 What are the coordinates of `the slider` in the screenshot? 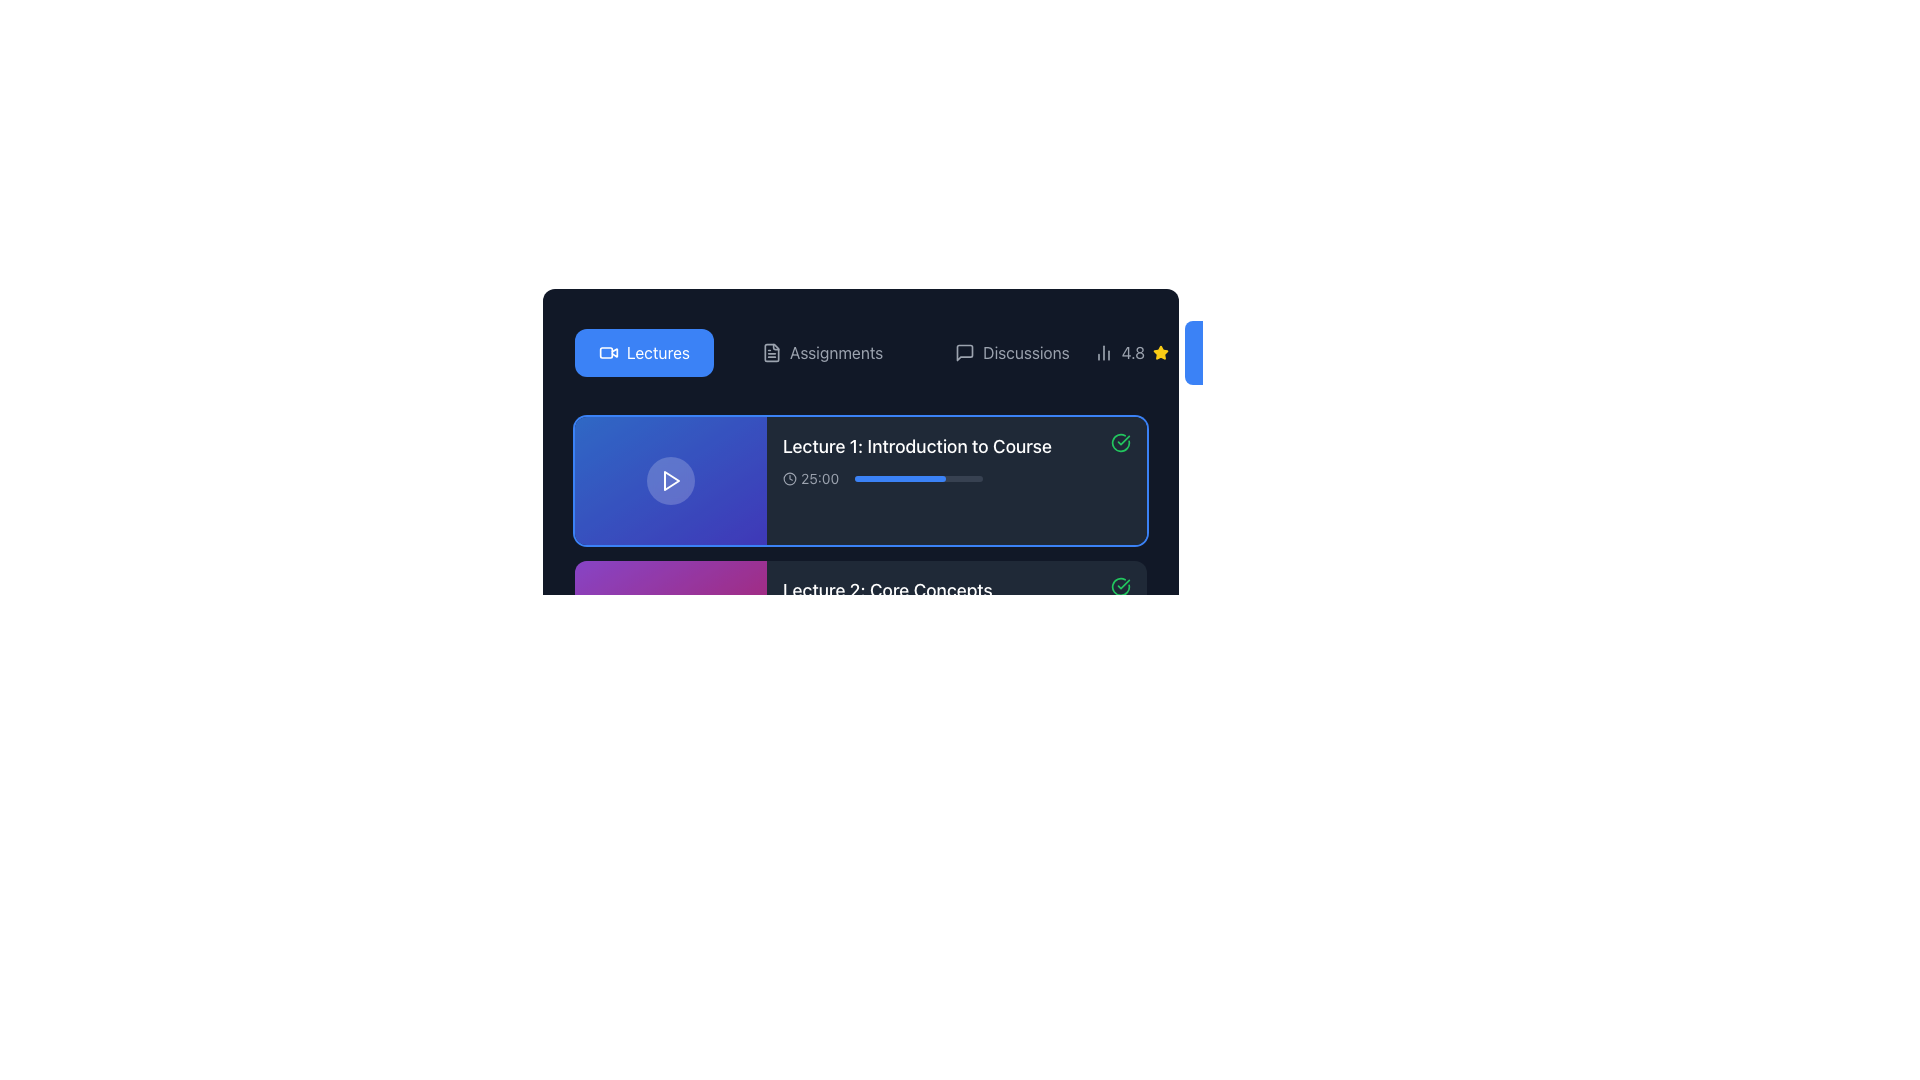 It's located at (895, 478).